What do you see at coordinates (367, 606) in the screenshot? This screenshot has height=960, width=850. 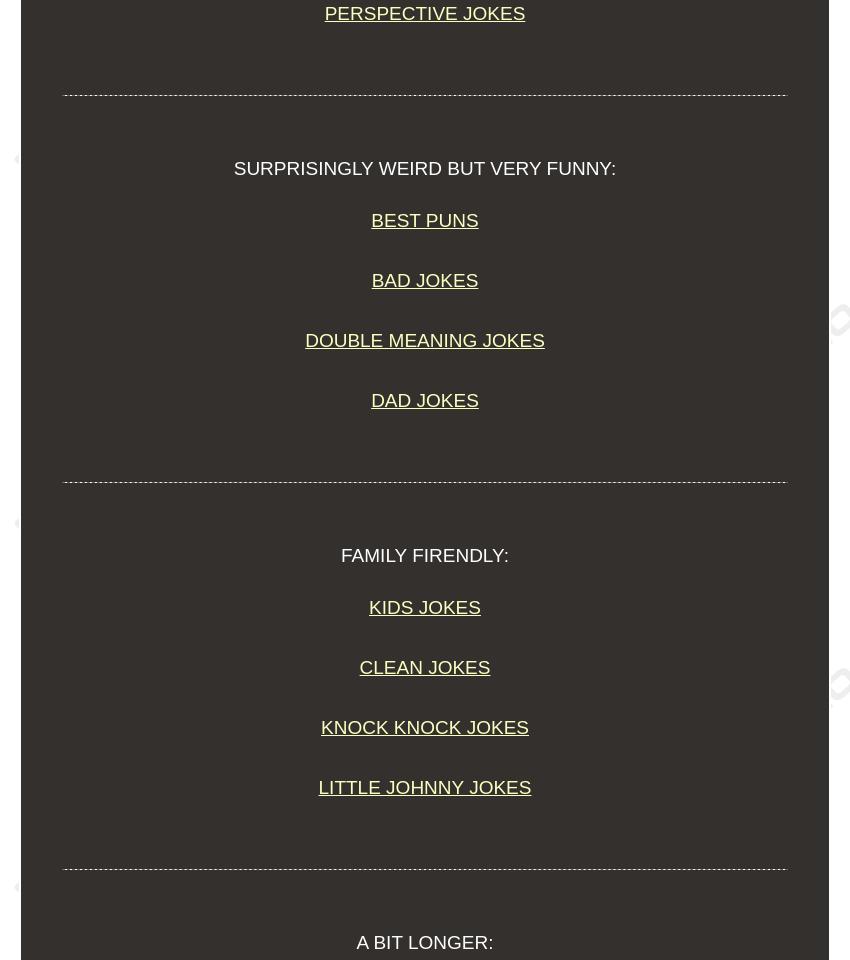 I see `'Kids Jokes'` at bounding box center [367, 606].